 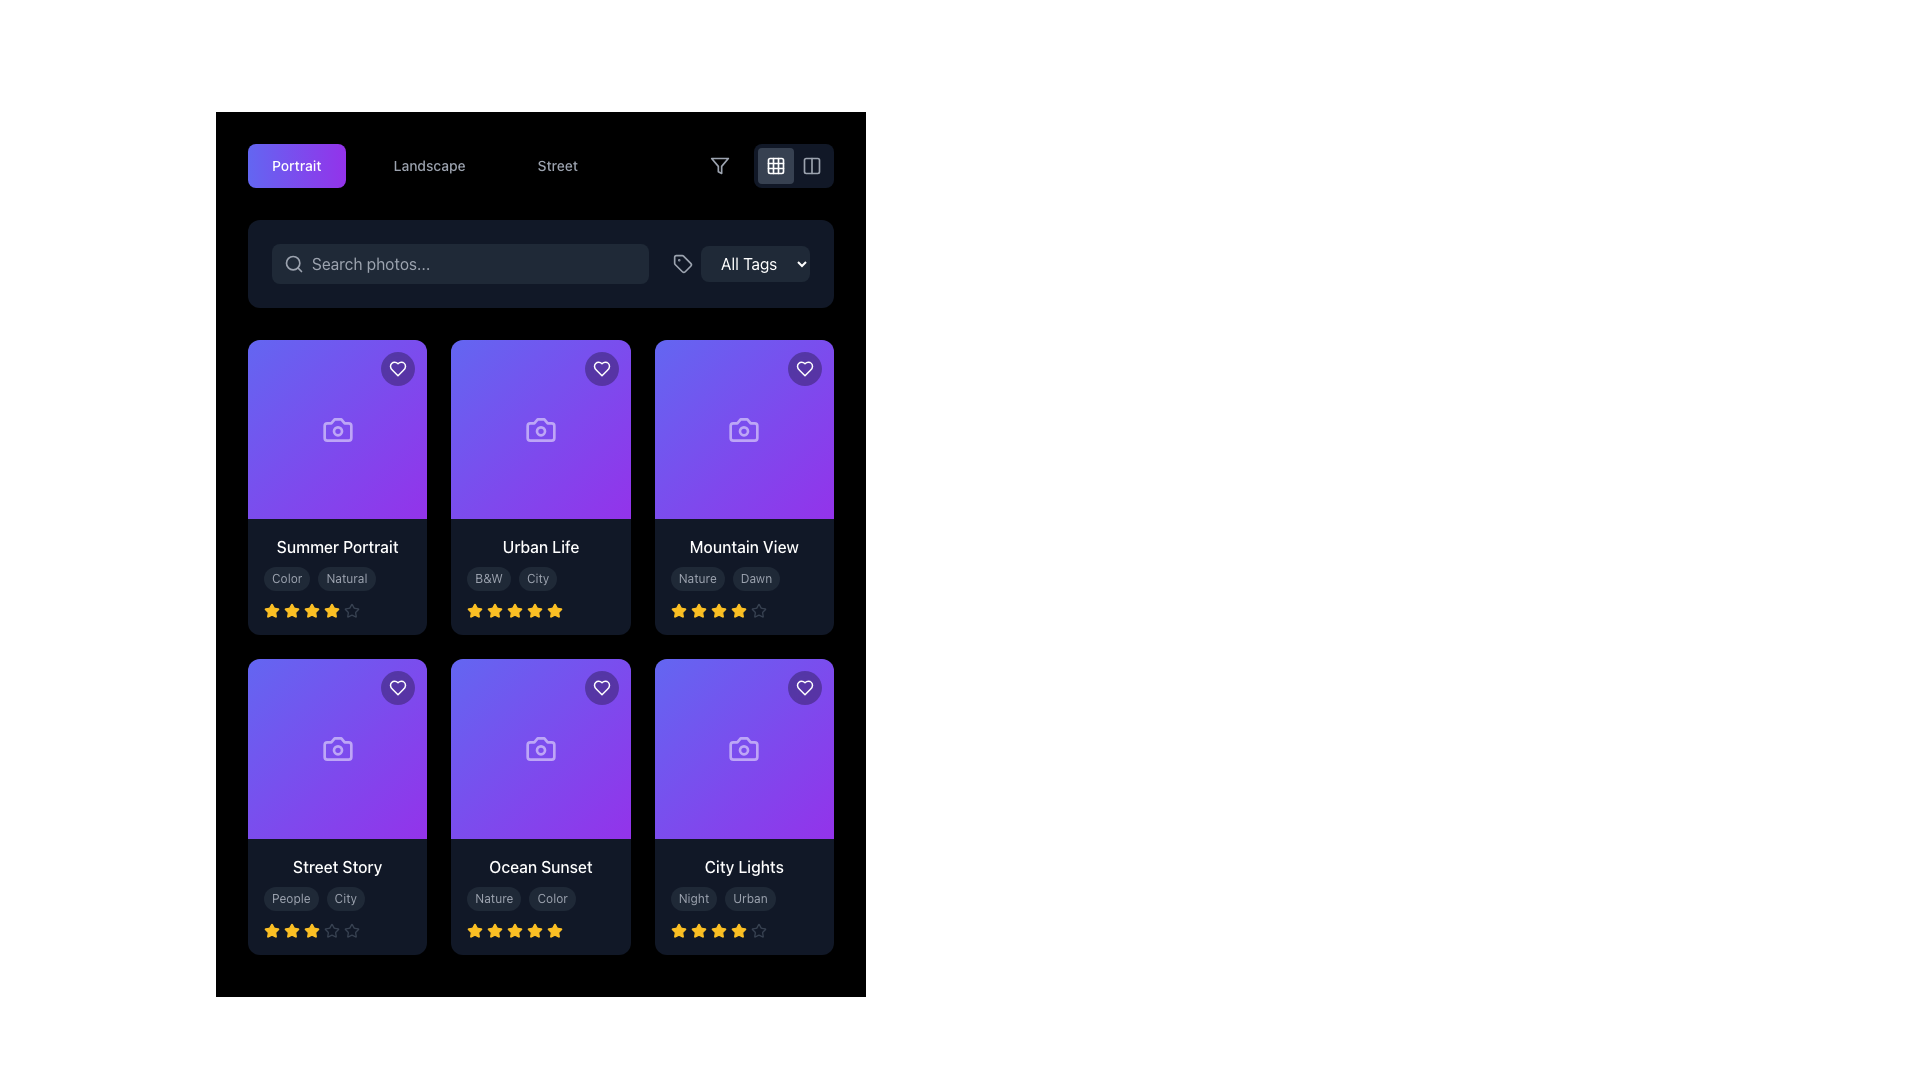 What do you see at coordinates (682, 262) in the screenshot?
I see `the graphical icon for tagging or filtering located in the top-right region of the interface, immediately to the left of the 'All Tags' dropdown menu` at bounding box center [682, 262].